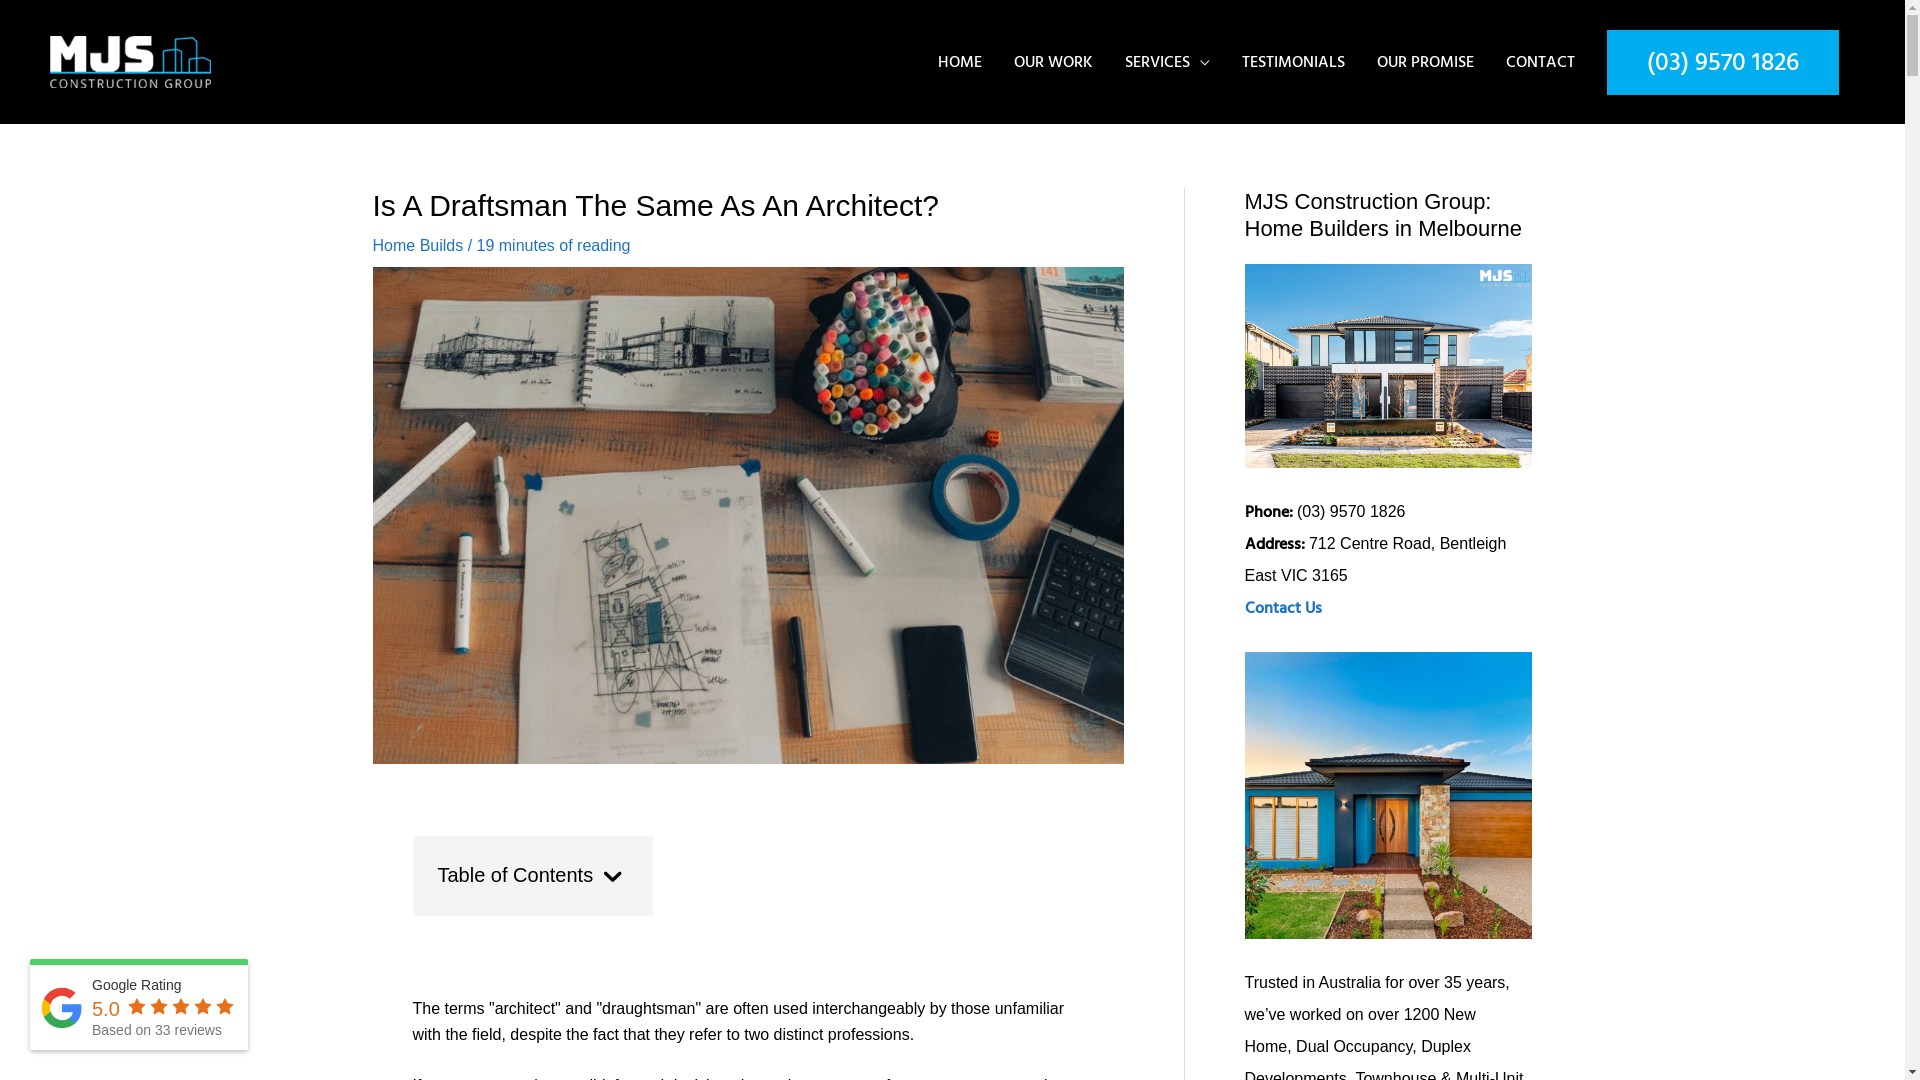 This screenshot has height=1080, width=1920. Describe the element at coordinates (372, 244) in the screenshot. I see `'Home Builds'` at that location.